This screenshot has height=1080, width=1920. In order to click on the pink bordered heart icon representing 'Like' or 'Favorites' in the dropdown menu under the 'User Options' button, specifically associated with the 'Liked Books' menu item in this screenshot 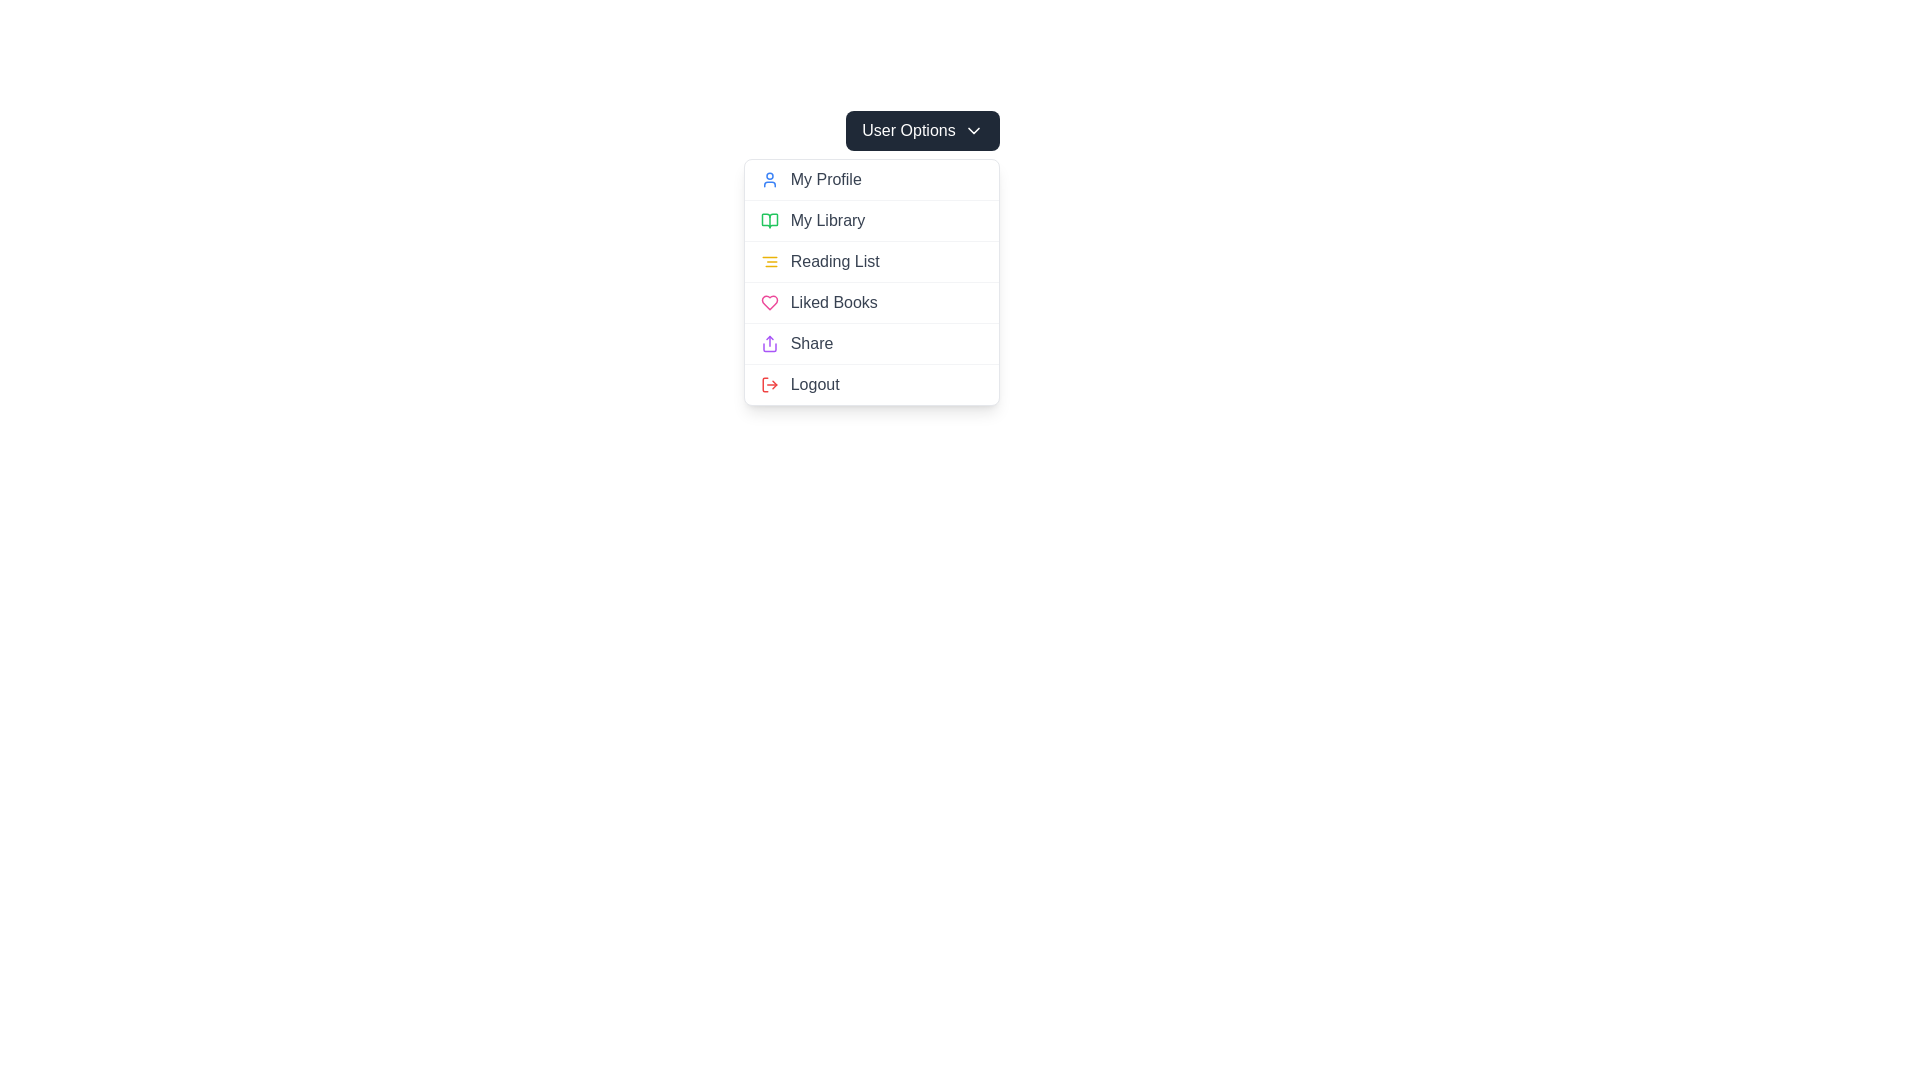, I will do `click(768, 303)`.